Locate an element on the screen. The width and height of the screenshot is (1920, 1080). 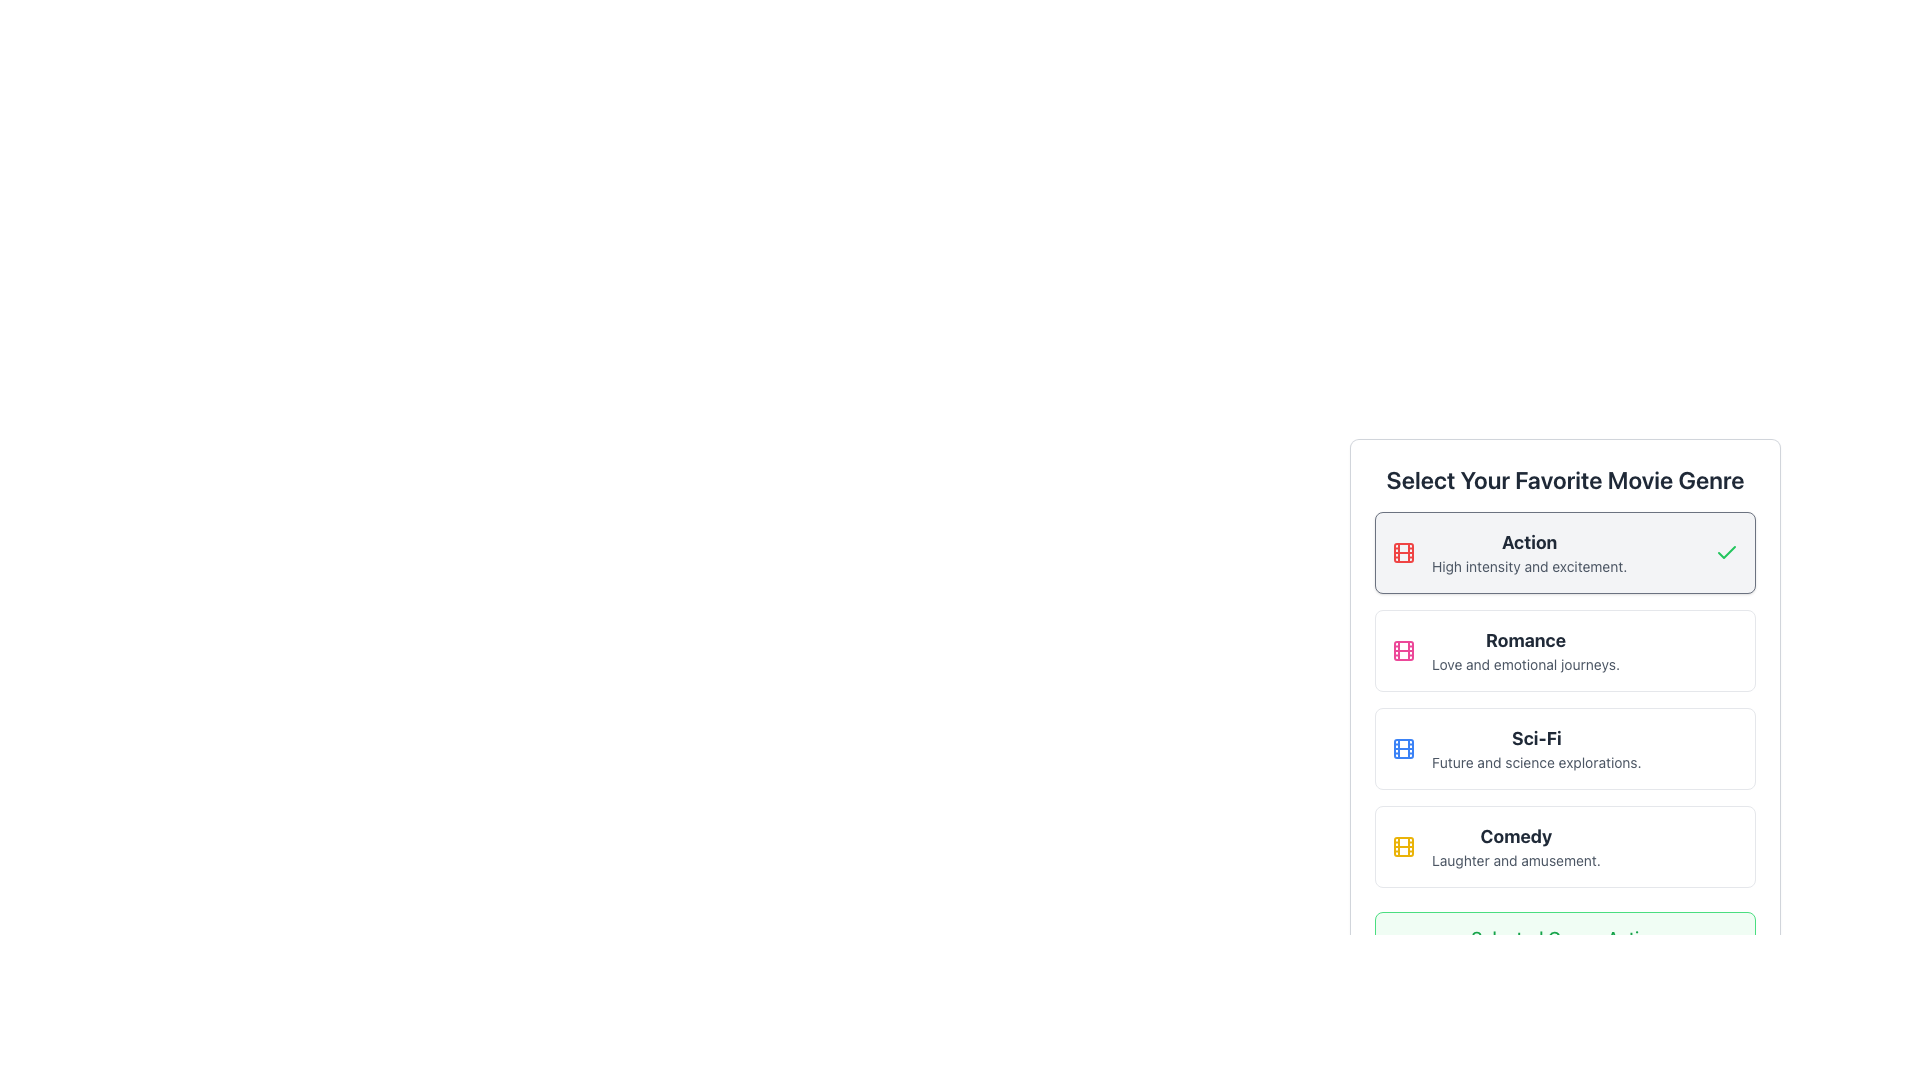
static descriptive text located directly below the 'Action' selection in the 'Select Your Favorite Movie Genre' list is located at coordinates (1528, 567).